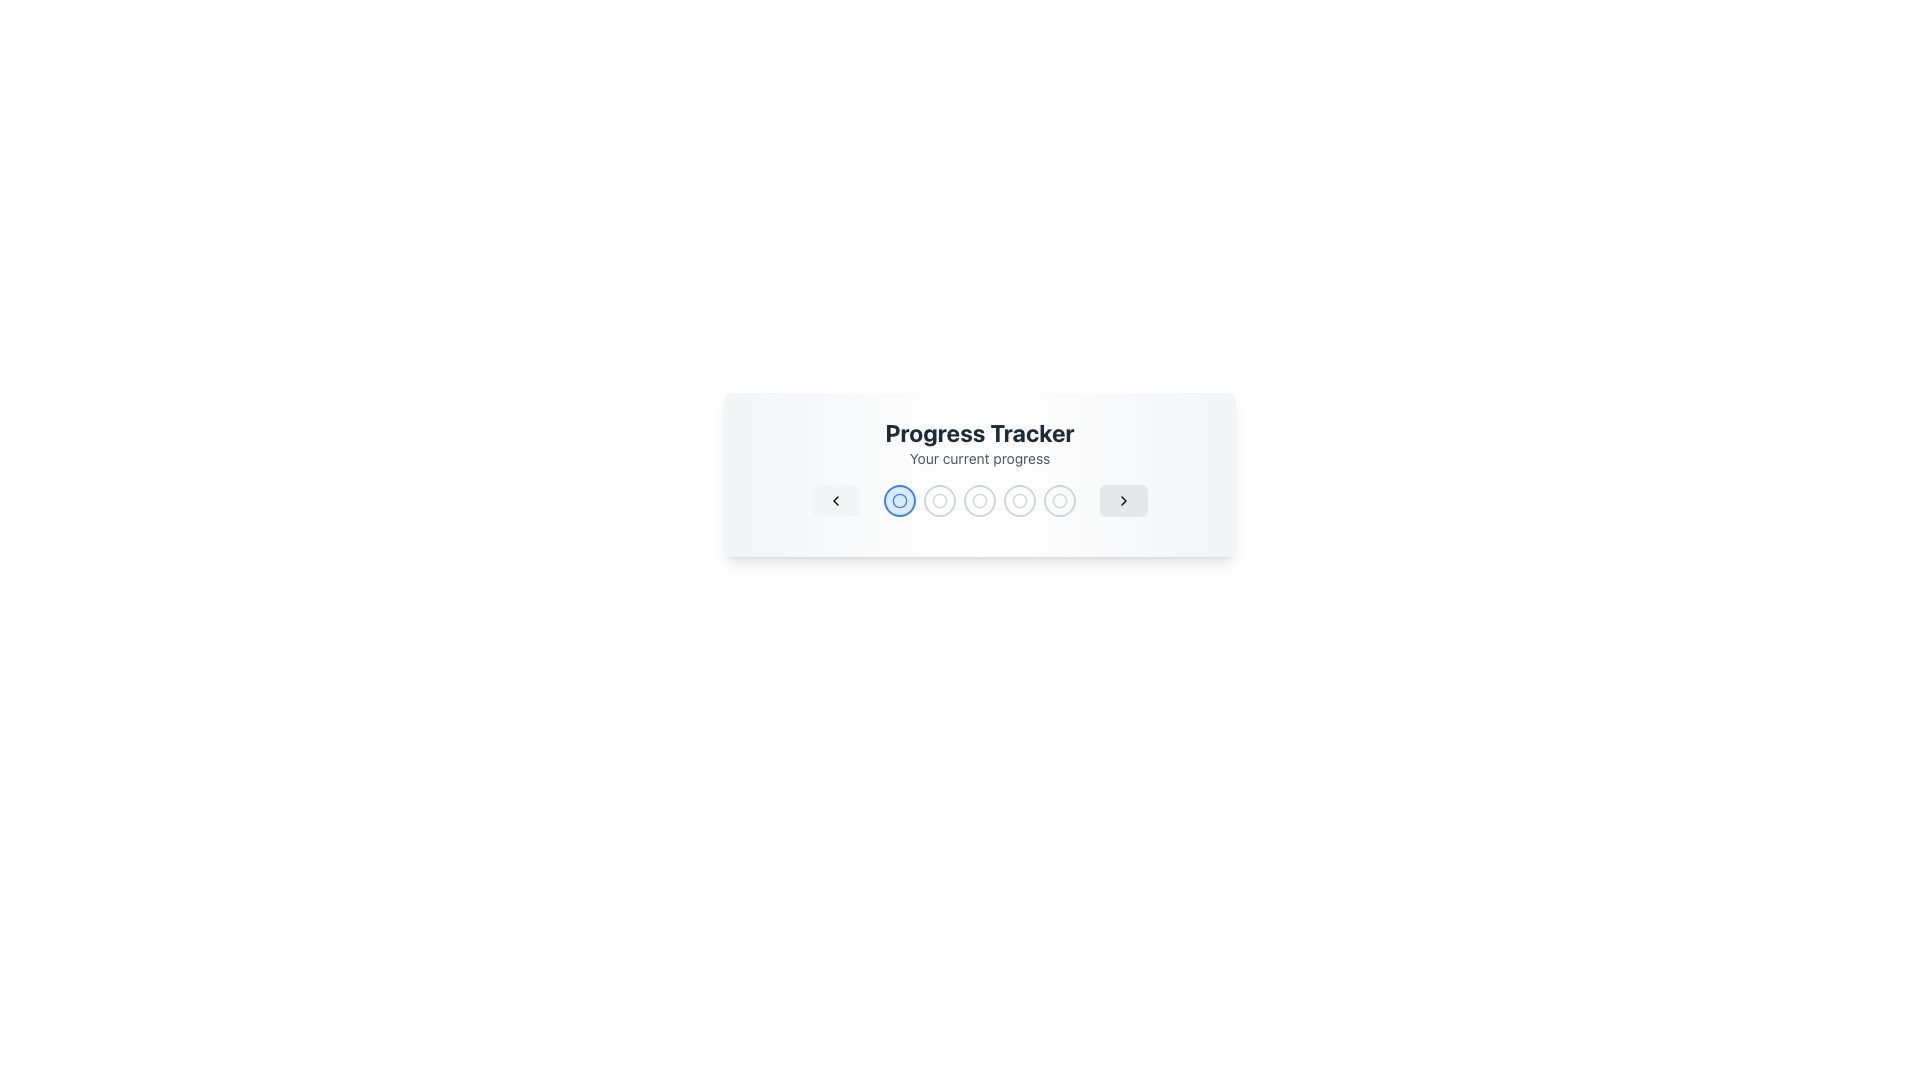 The height and width of the screenshot is (1080, 1920). What do you see at coordinates (979, 500) in the screenshot?
I see `the fourth circular icon in the progress tracker component, which has a gray stroke and a transparent background, to indicate progress` at bounding box center [979, 500].